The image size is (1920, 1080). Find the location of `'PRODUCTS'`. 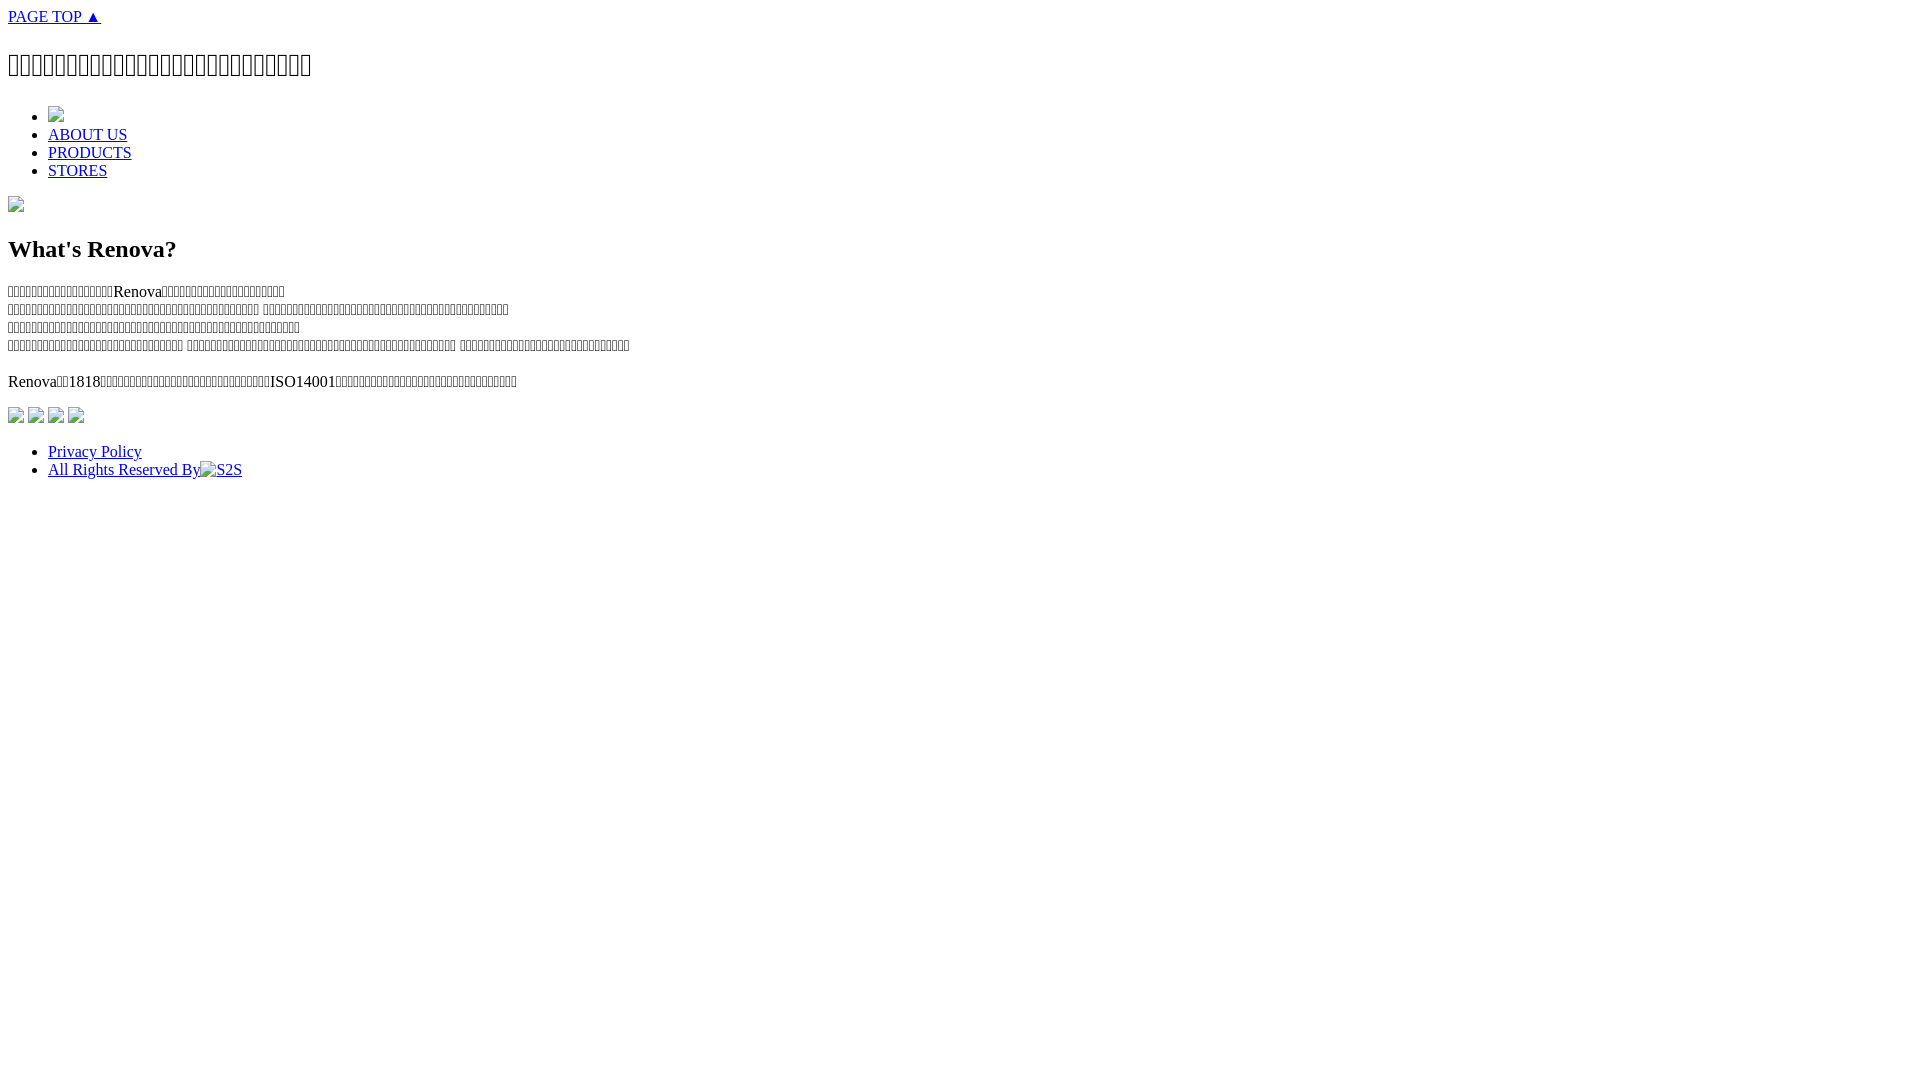

'PRODUCTS' is located at coordinates (89, 151).